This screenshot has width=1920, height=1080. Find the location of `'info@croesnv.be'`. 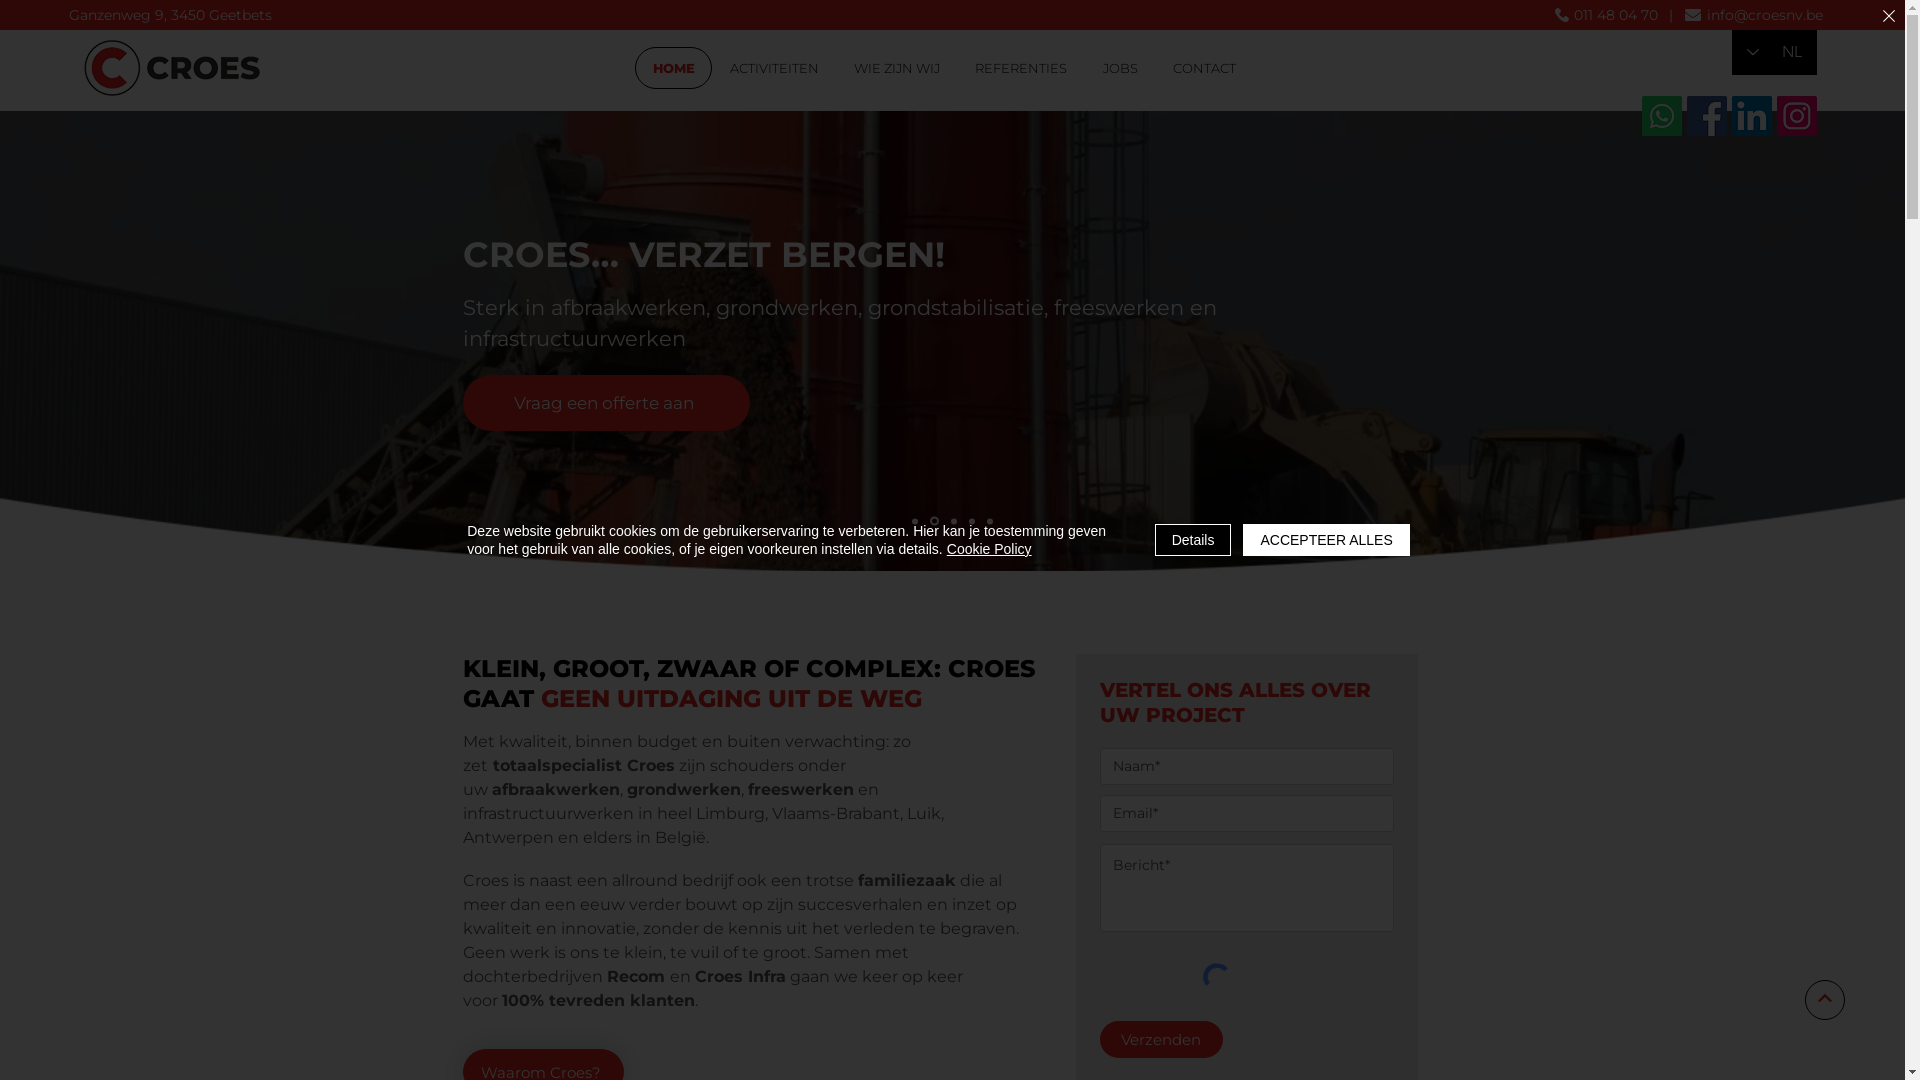

'info@croesnv.be' is located at coordinates (1765, 15).